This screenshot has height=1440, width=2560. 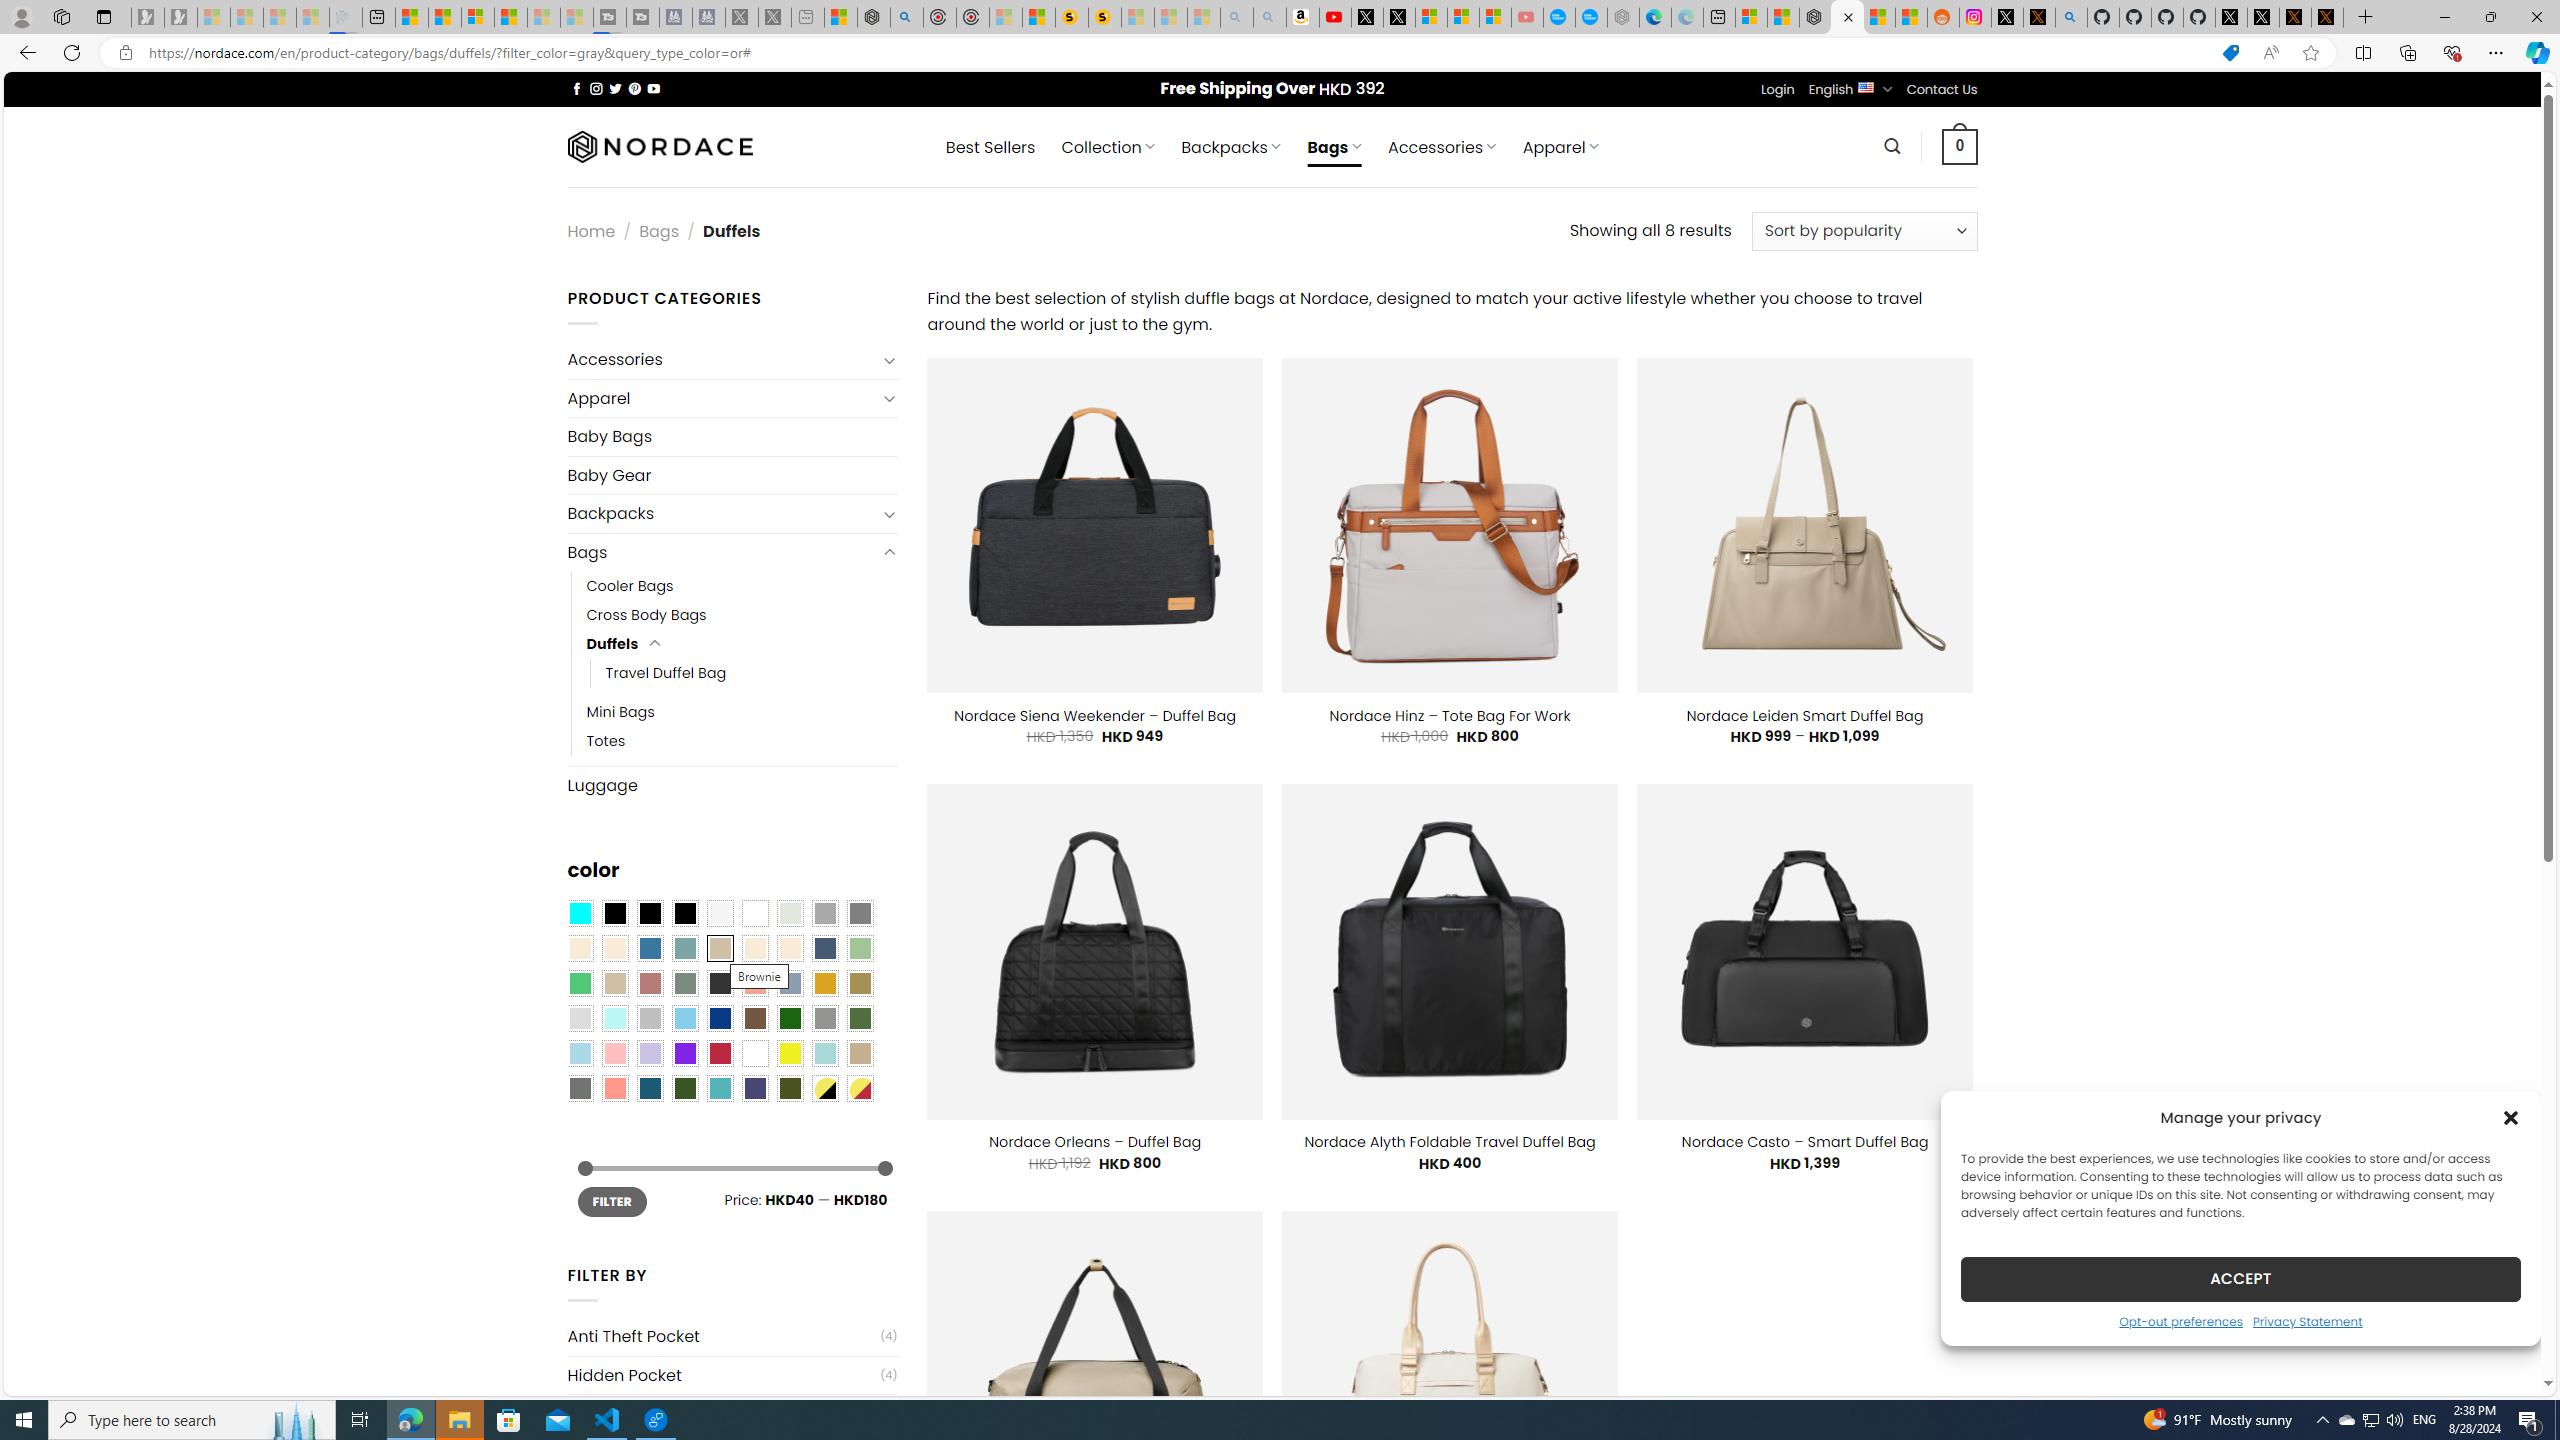 I want to click on 'Capri Blue', so click(x=649, y=1087).